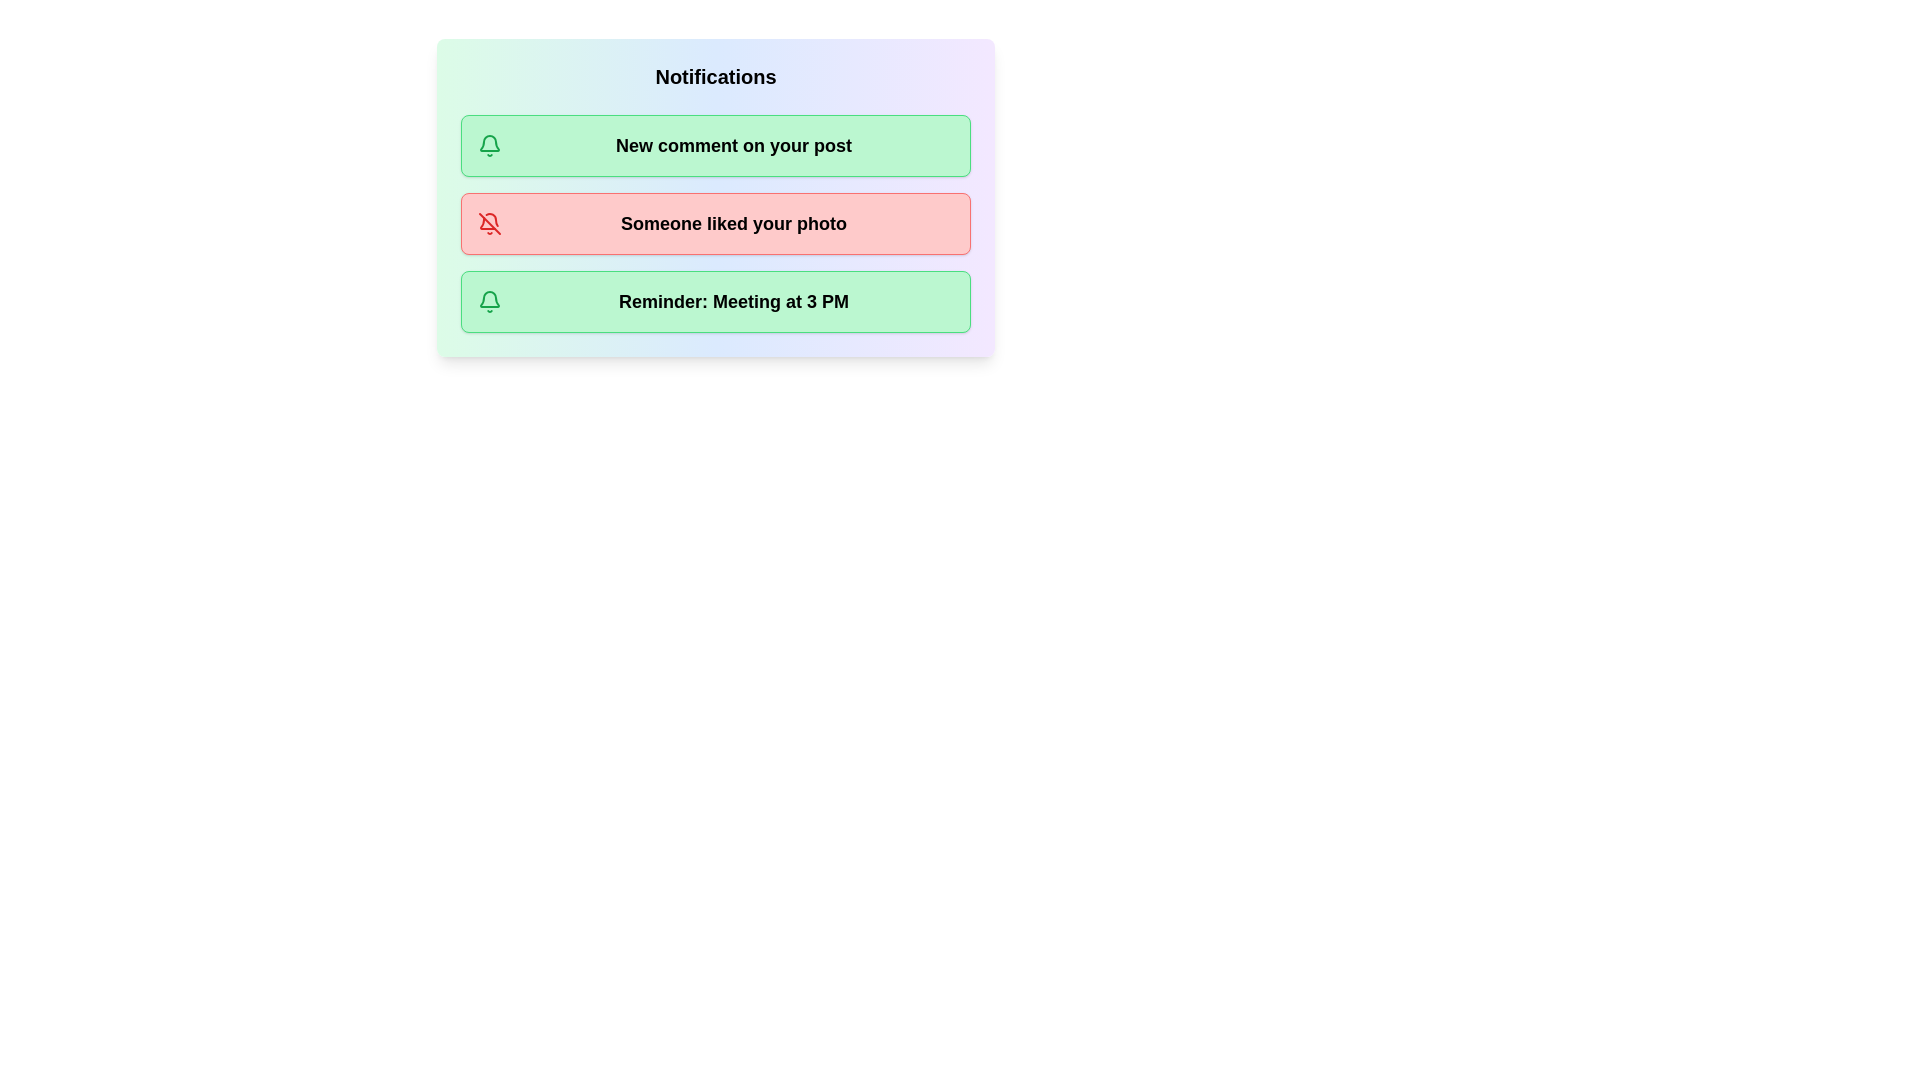 Image resolution: width=1920 pixels, height=1080 pixels. I want to click on the notification chip labeled 'Someone liked your photo' to observe the hover effect, so click(715, 223).